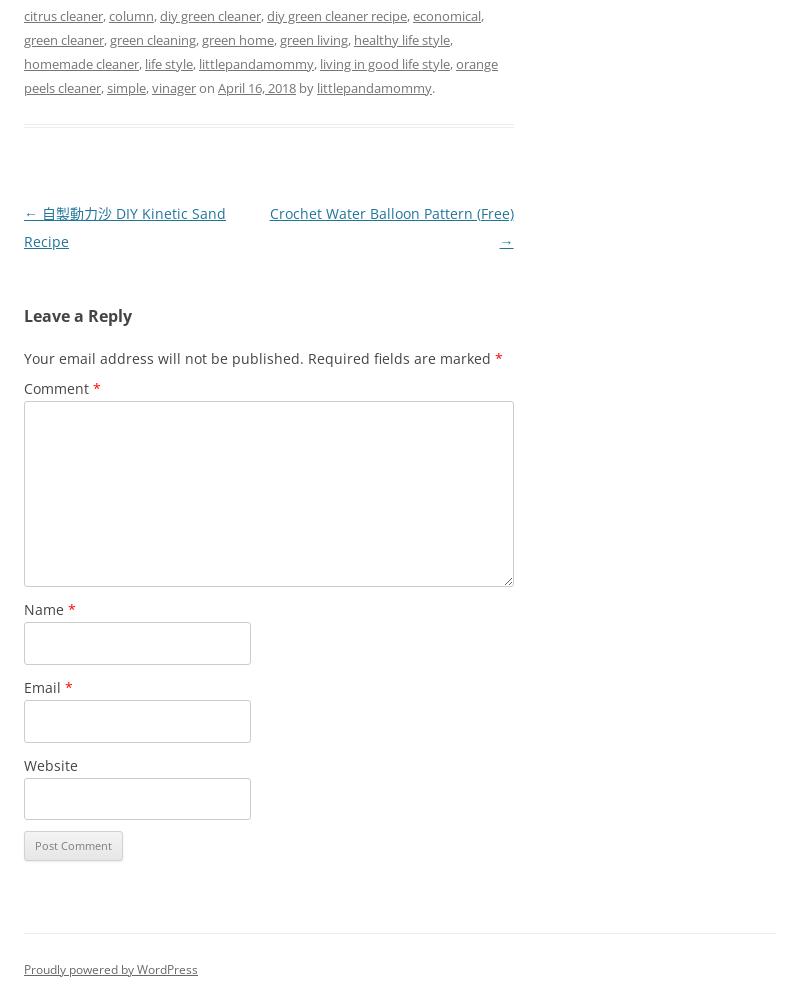 This screenshot has width=800, height=1002. I want to click on 'Email', so click(43, 686).